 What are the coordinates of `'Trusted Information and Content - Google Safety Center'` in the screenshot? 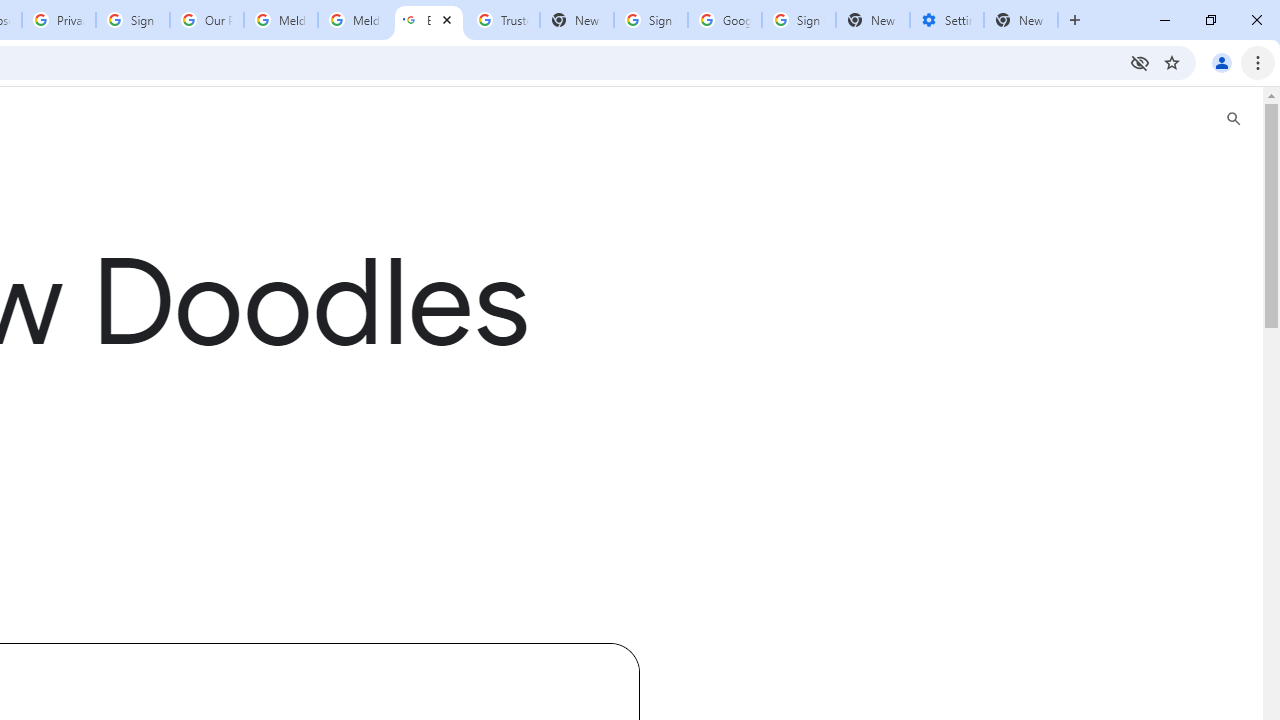 It's located at (503, 20).